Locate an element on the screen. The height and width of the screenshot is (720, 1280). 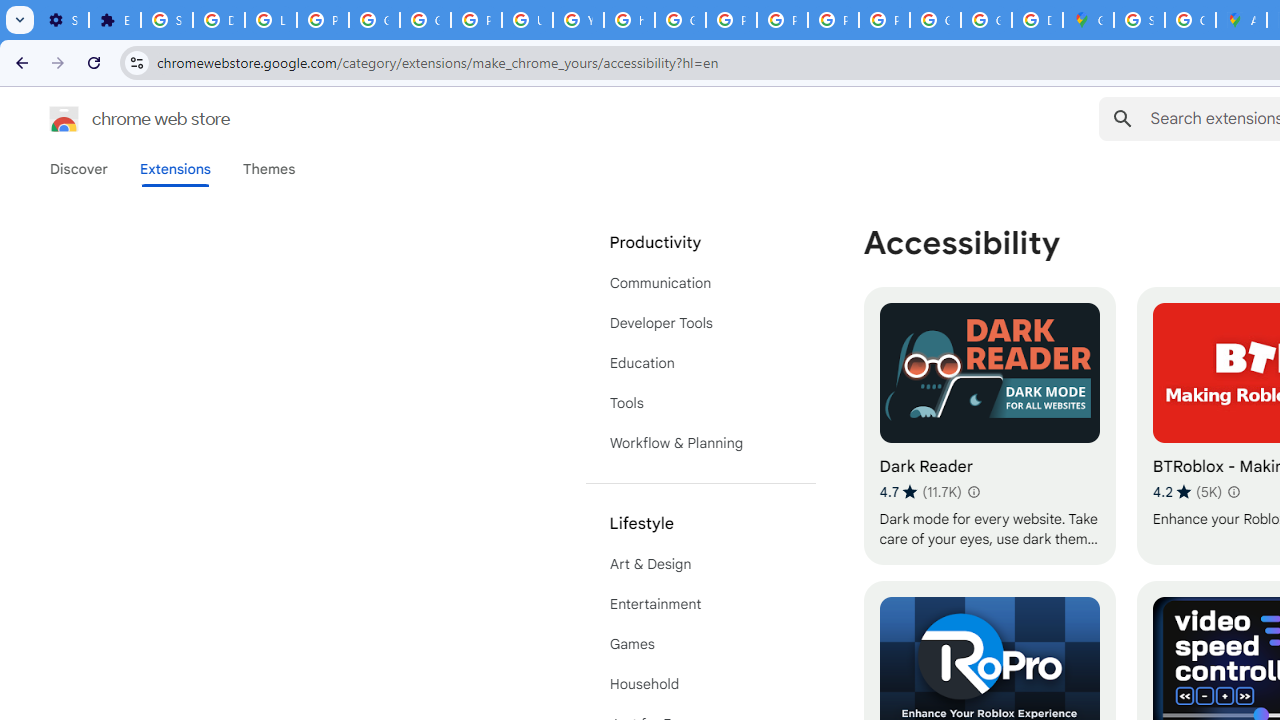
'Chrome Web Store logo' is located at coordinates (64, 119).